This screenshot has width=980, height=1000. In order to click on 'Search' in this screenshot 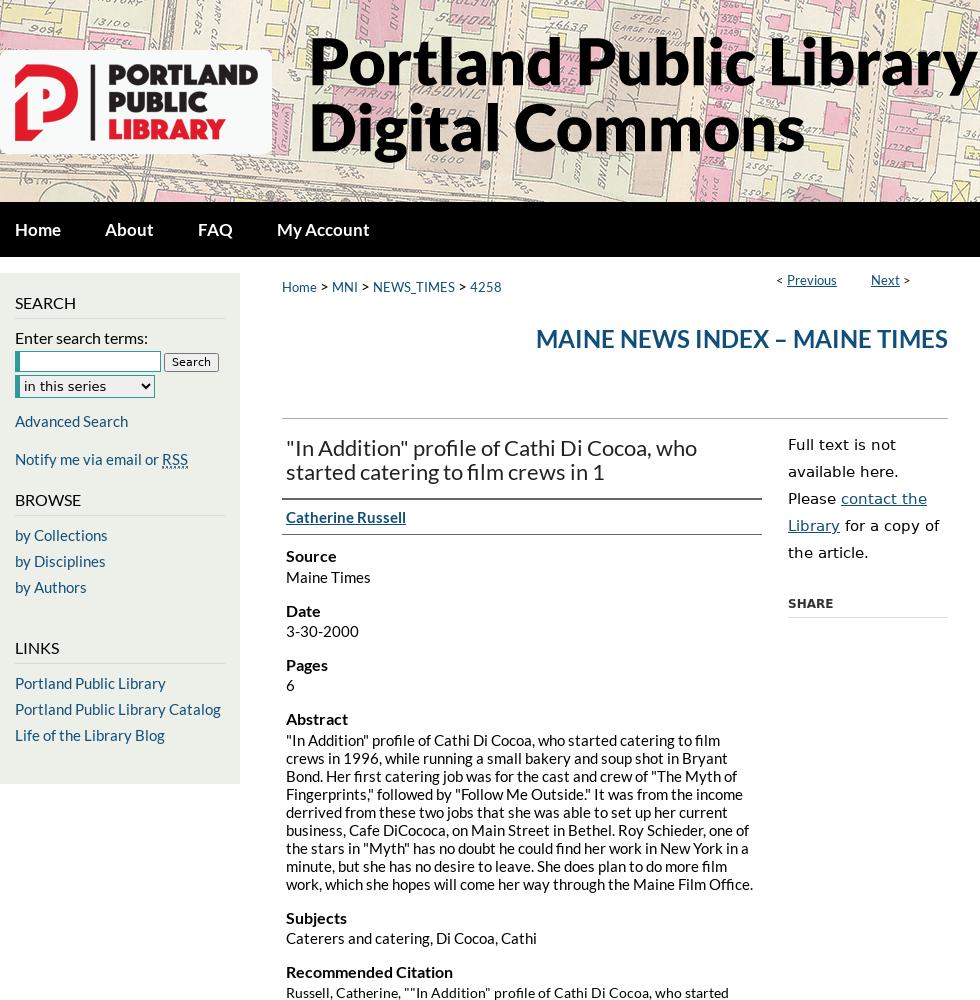, I will do `click(45, 302)`.